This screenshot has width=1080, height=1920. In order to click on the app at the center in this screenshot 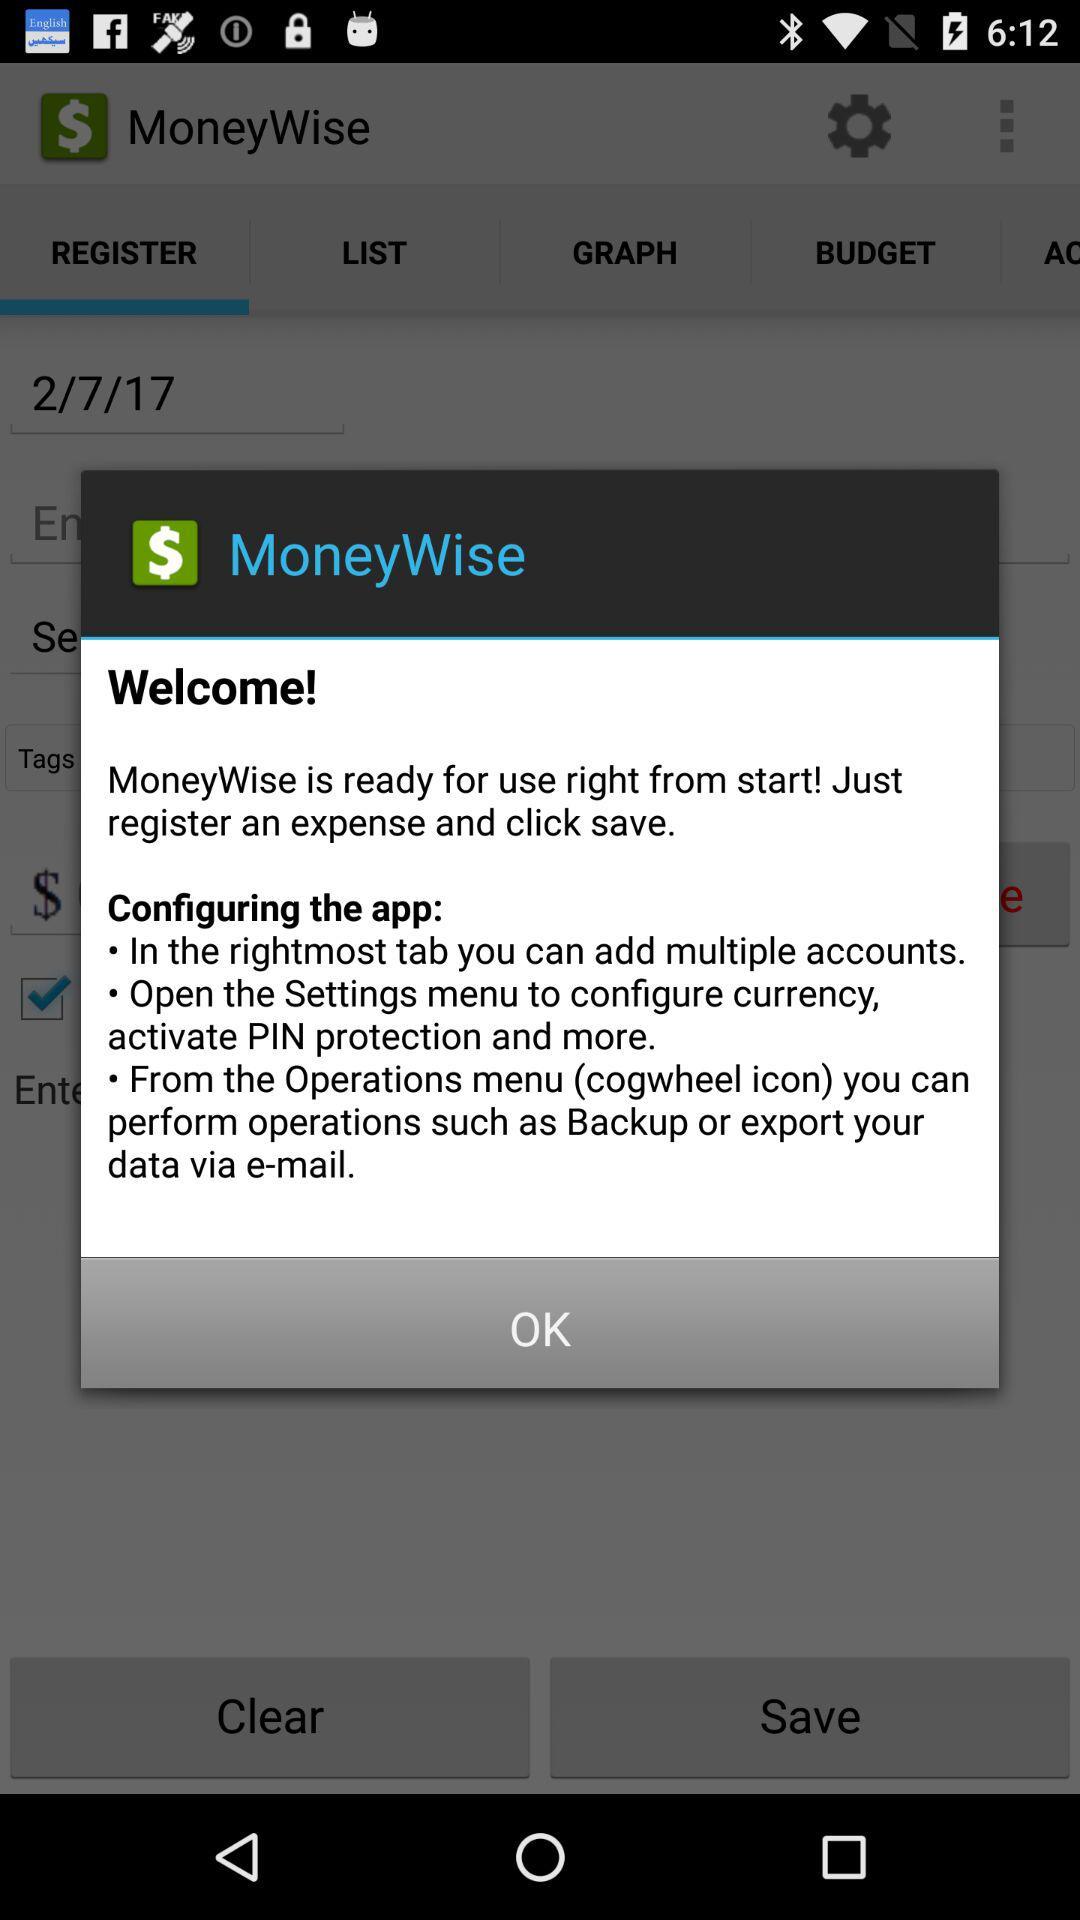, I will do `click(540, 940)`.